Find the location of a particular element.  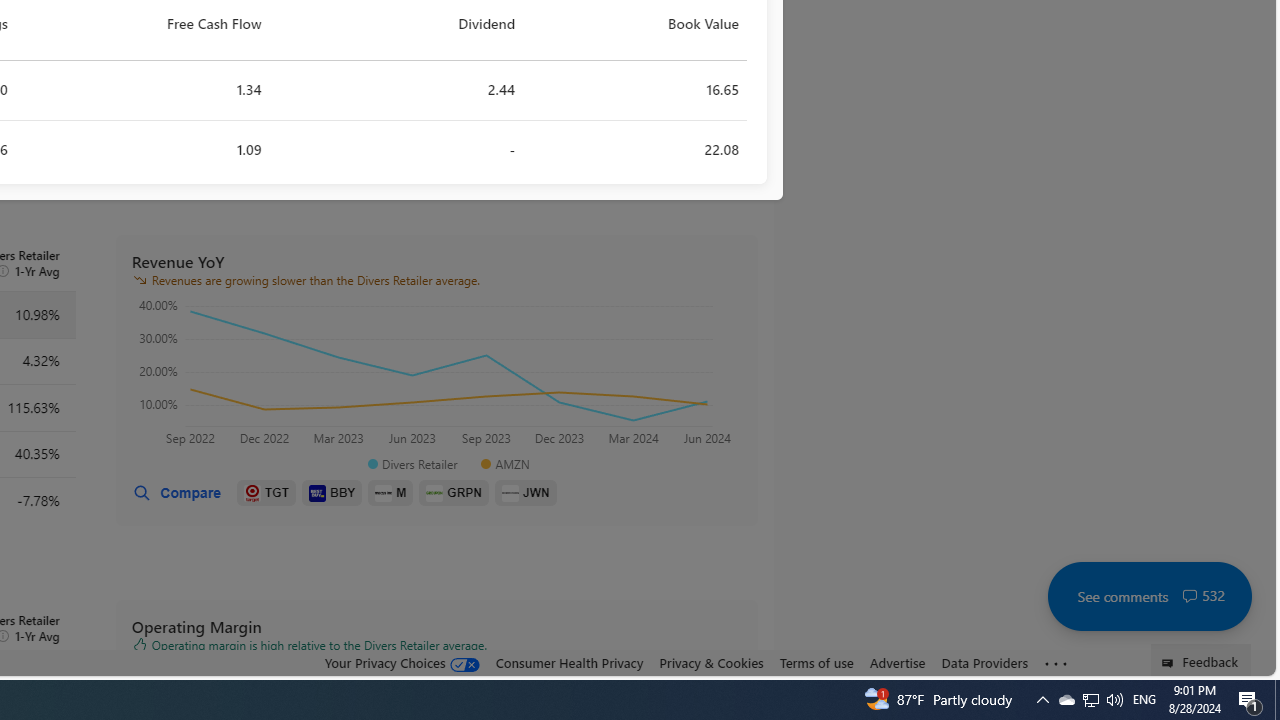

'Privacy & Cookies' is located at coordinates (711, 662).